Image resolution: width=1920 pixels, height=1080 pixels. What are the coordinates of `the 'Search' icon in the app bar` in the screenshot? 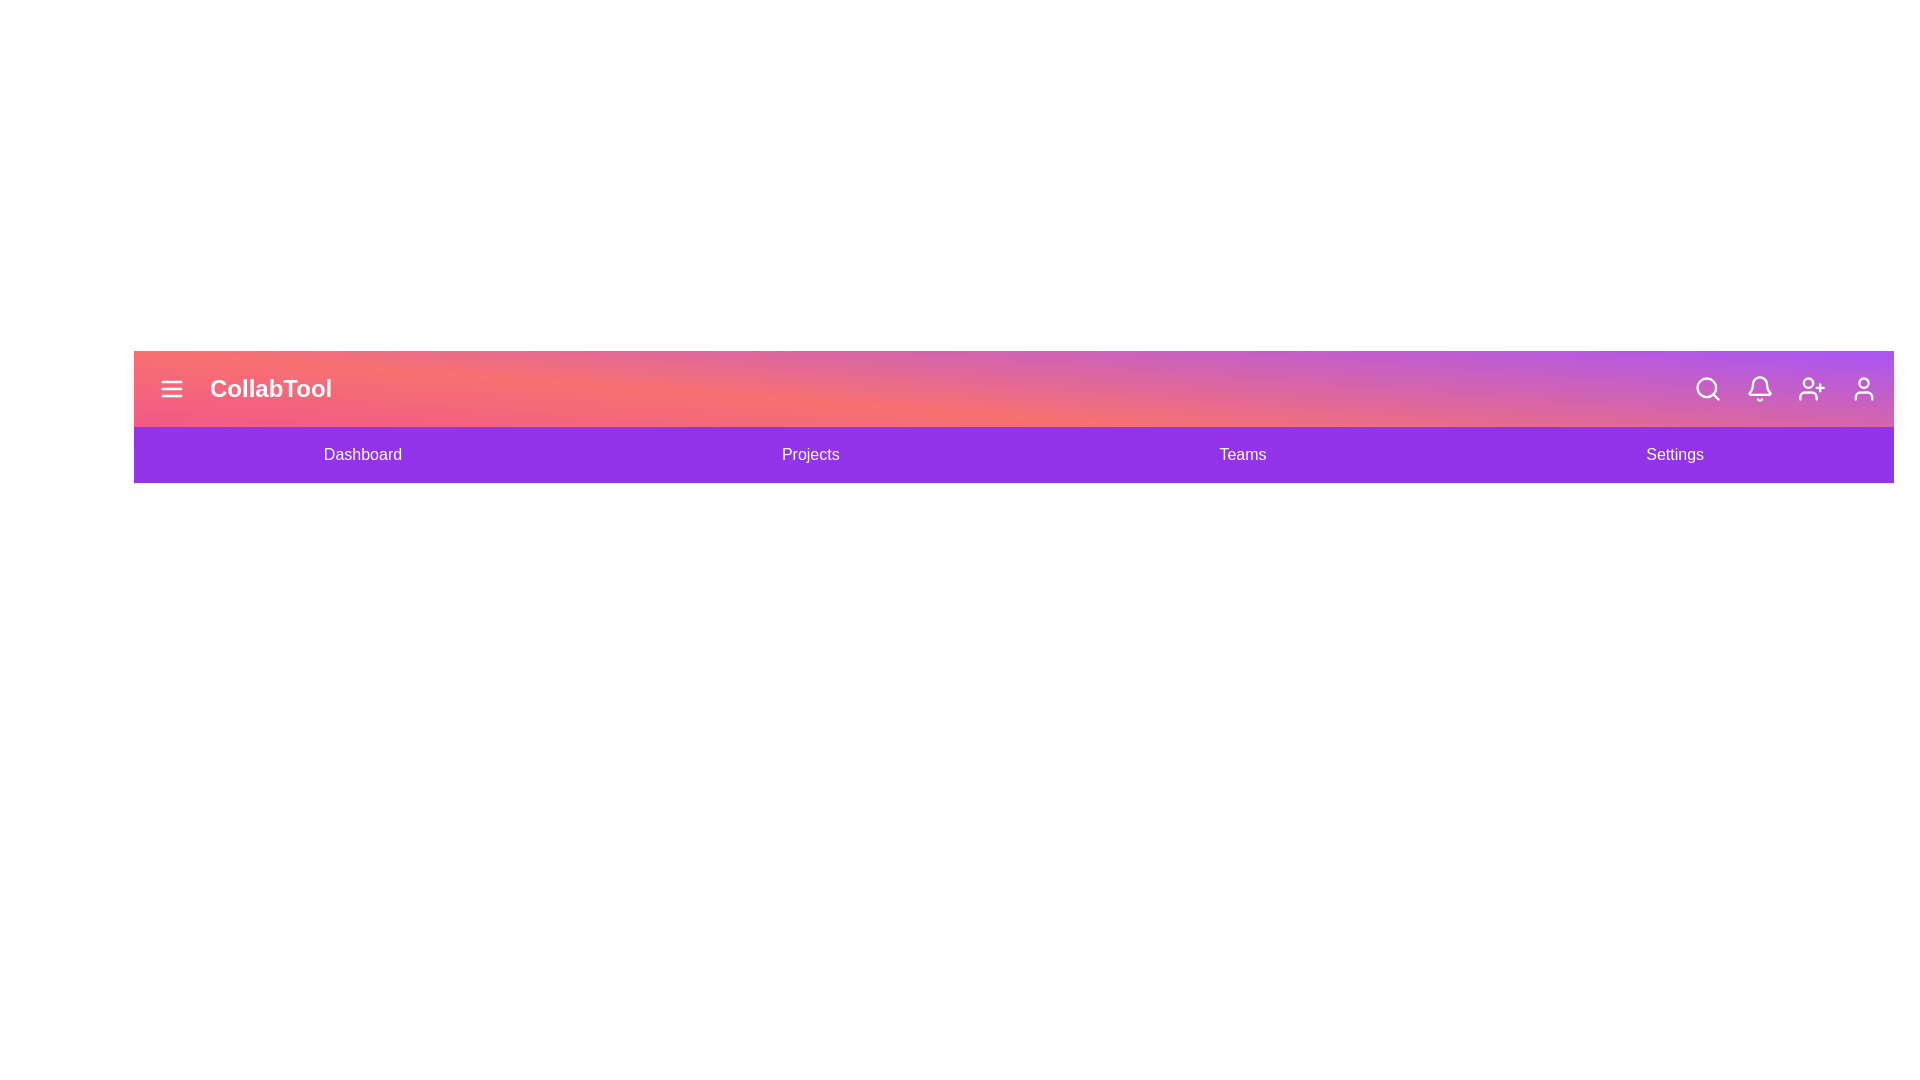 It's located at (1707, 389).